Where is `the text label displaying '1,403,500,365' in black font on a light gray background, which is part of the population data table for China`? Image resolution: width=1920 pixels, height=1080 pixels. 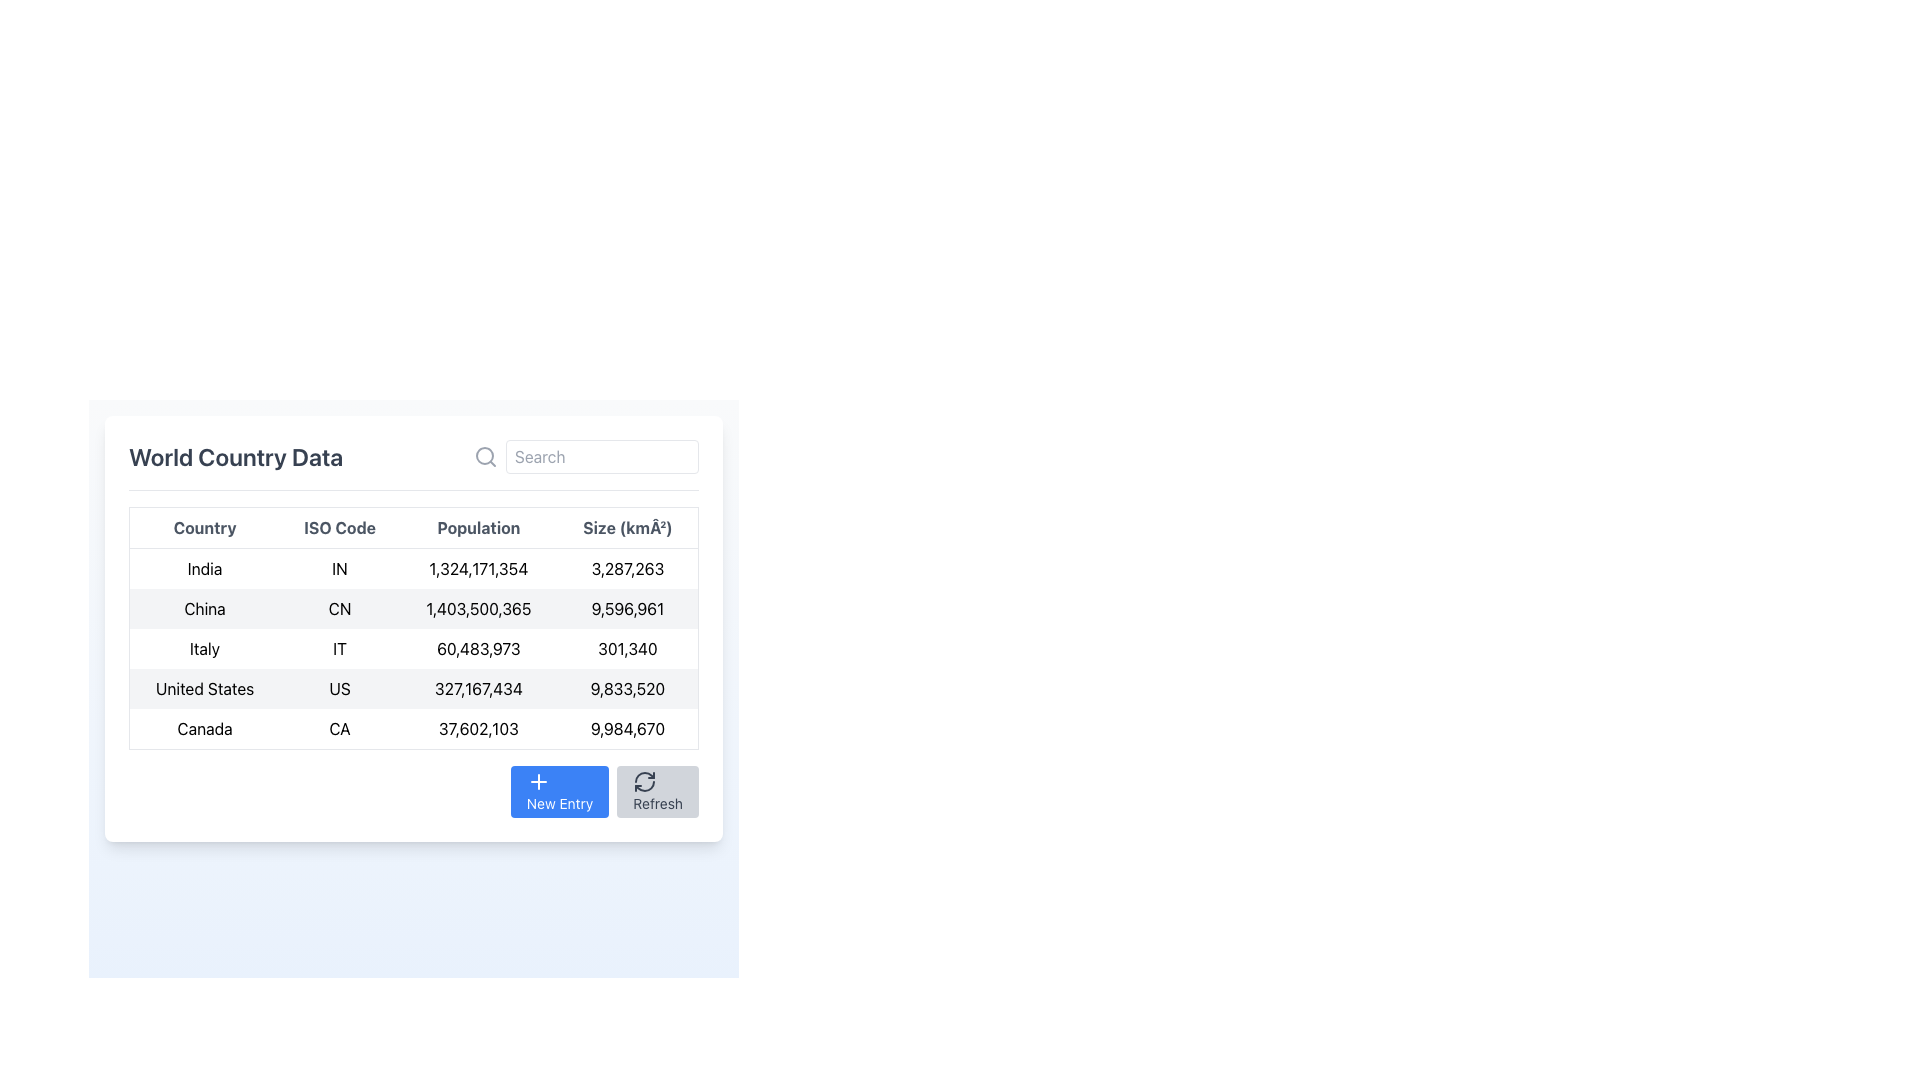 the text label displaying '1,403,500,365' in black font on a light gray background, which is part of the population data table for China is located at coordinates (477, 608).